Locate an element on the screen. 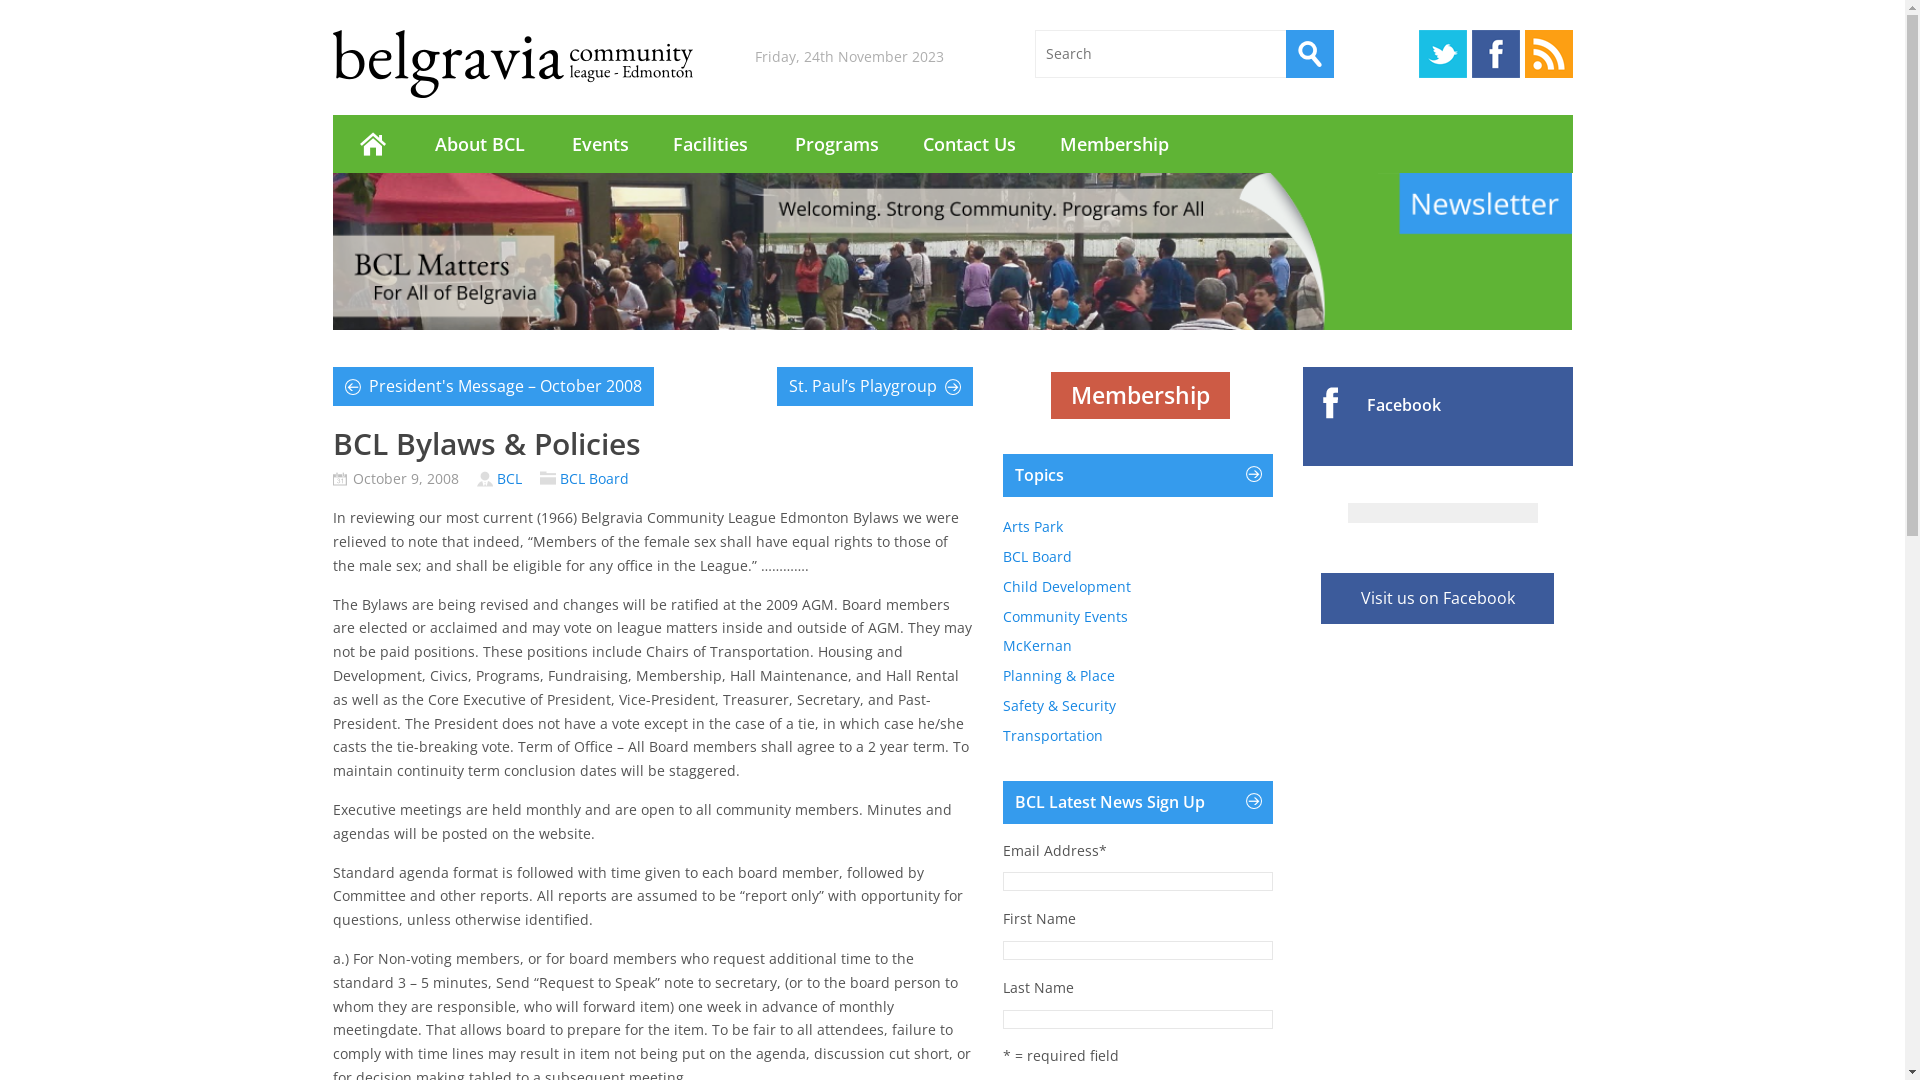 This screenshot has height=1080, width=1920. 'About BCL' is located at coordinates (411, 142).